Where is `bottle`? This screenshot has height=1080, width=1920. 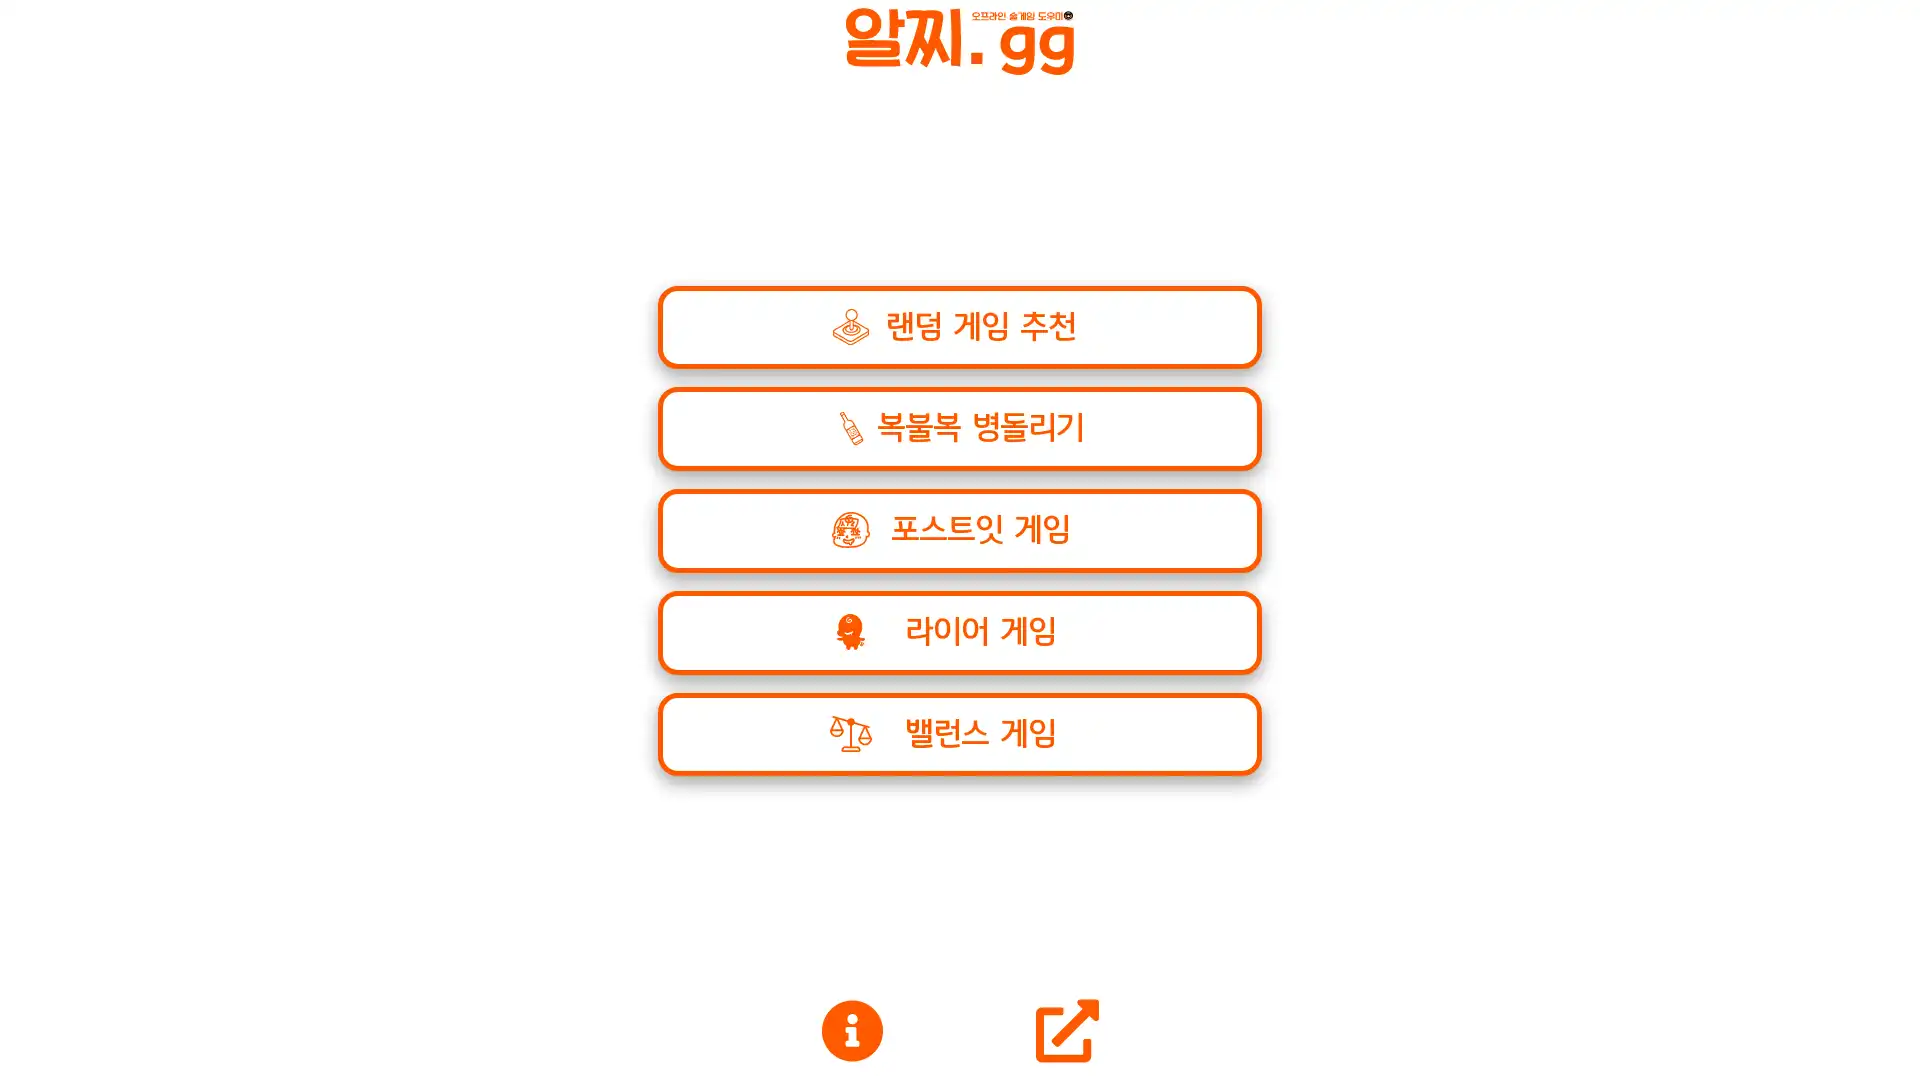 bottle is located at coordinates (958, 632).